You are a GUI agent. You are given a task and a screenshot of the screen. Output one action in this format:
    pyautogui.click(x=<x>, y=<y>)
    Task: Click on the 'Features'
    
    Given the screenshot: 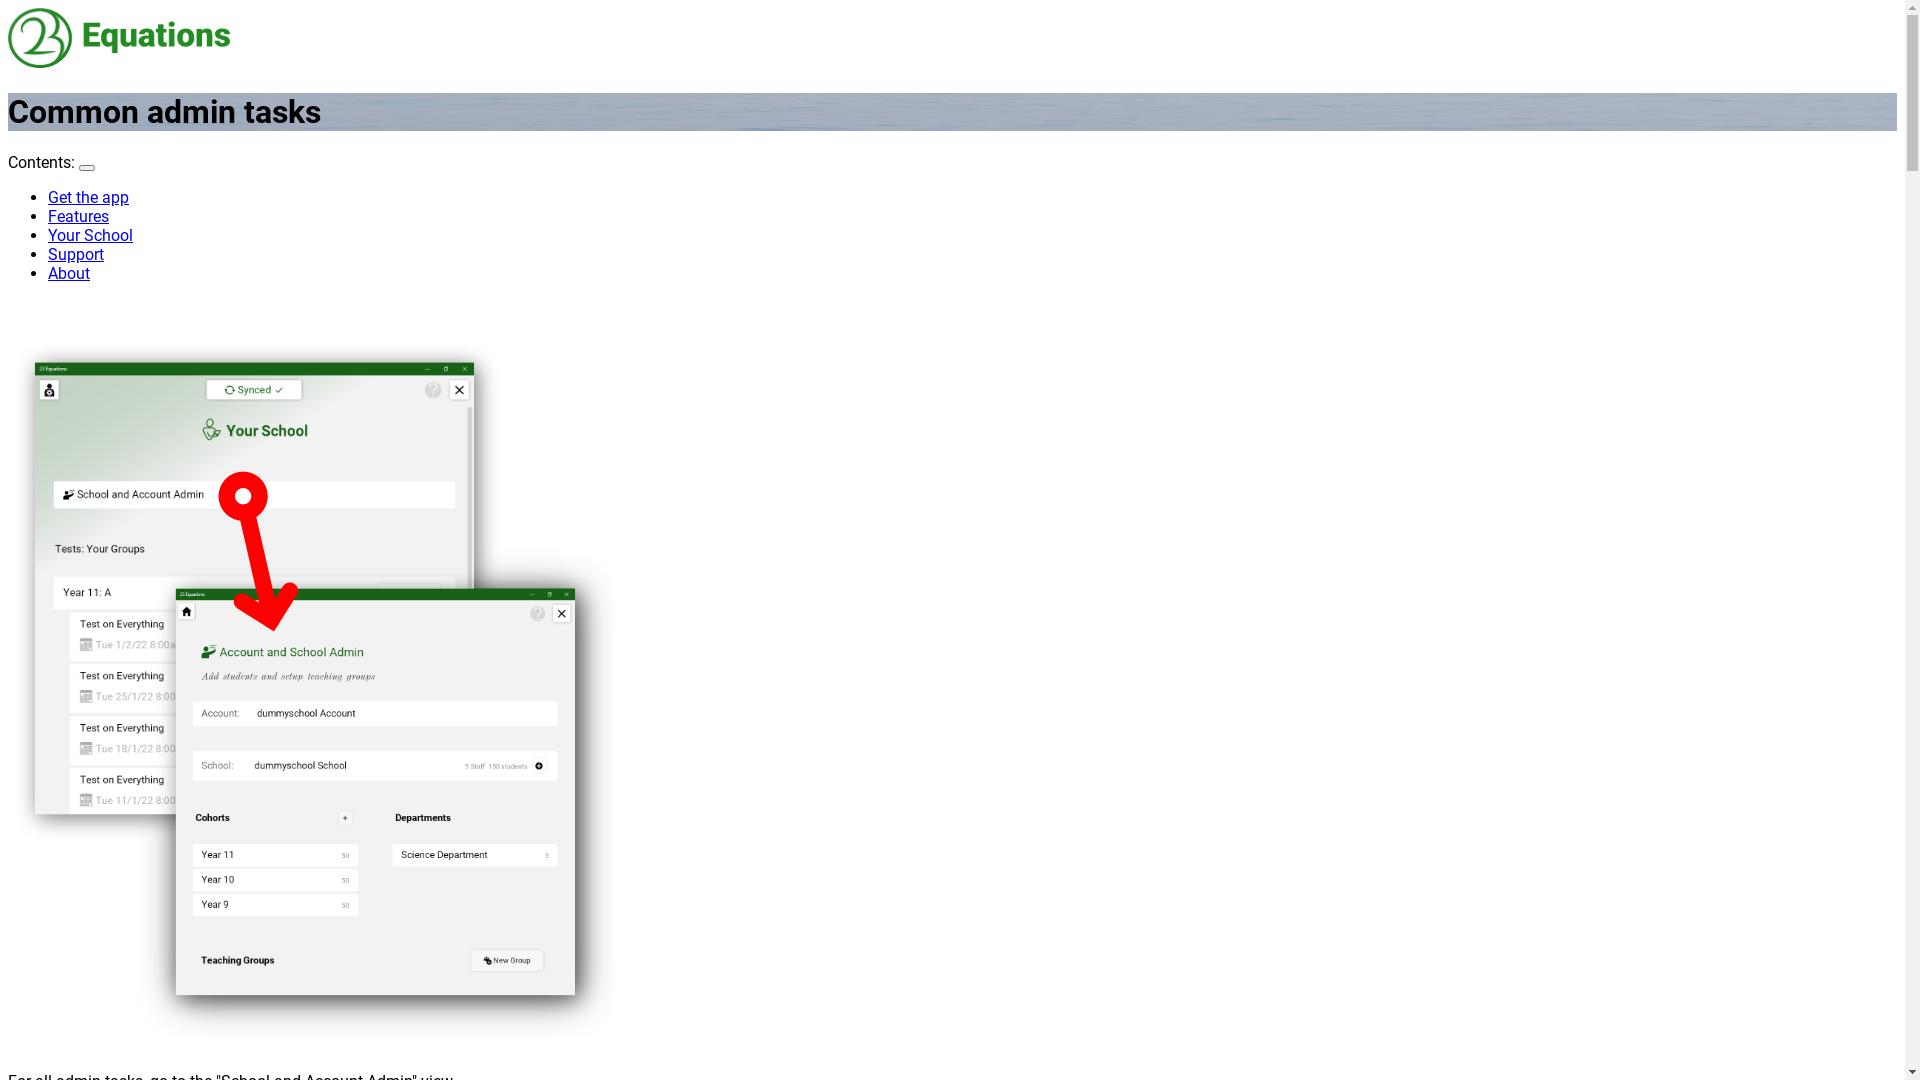 What is the action you would take?
    pyautogui.click(x=78, y=216)
    